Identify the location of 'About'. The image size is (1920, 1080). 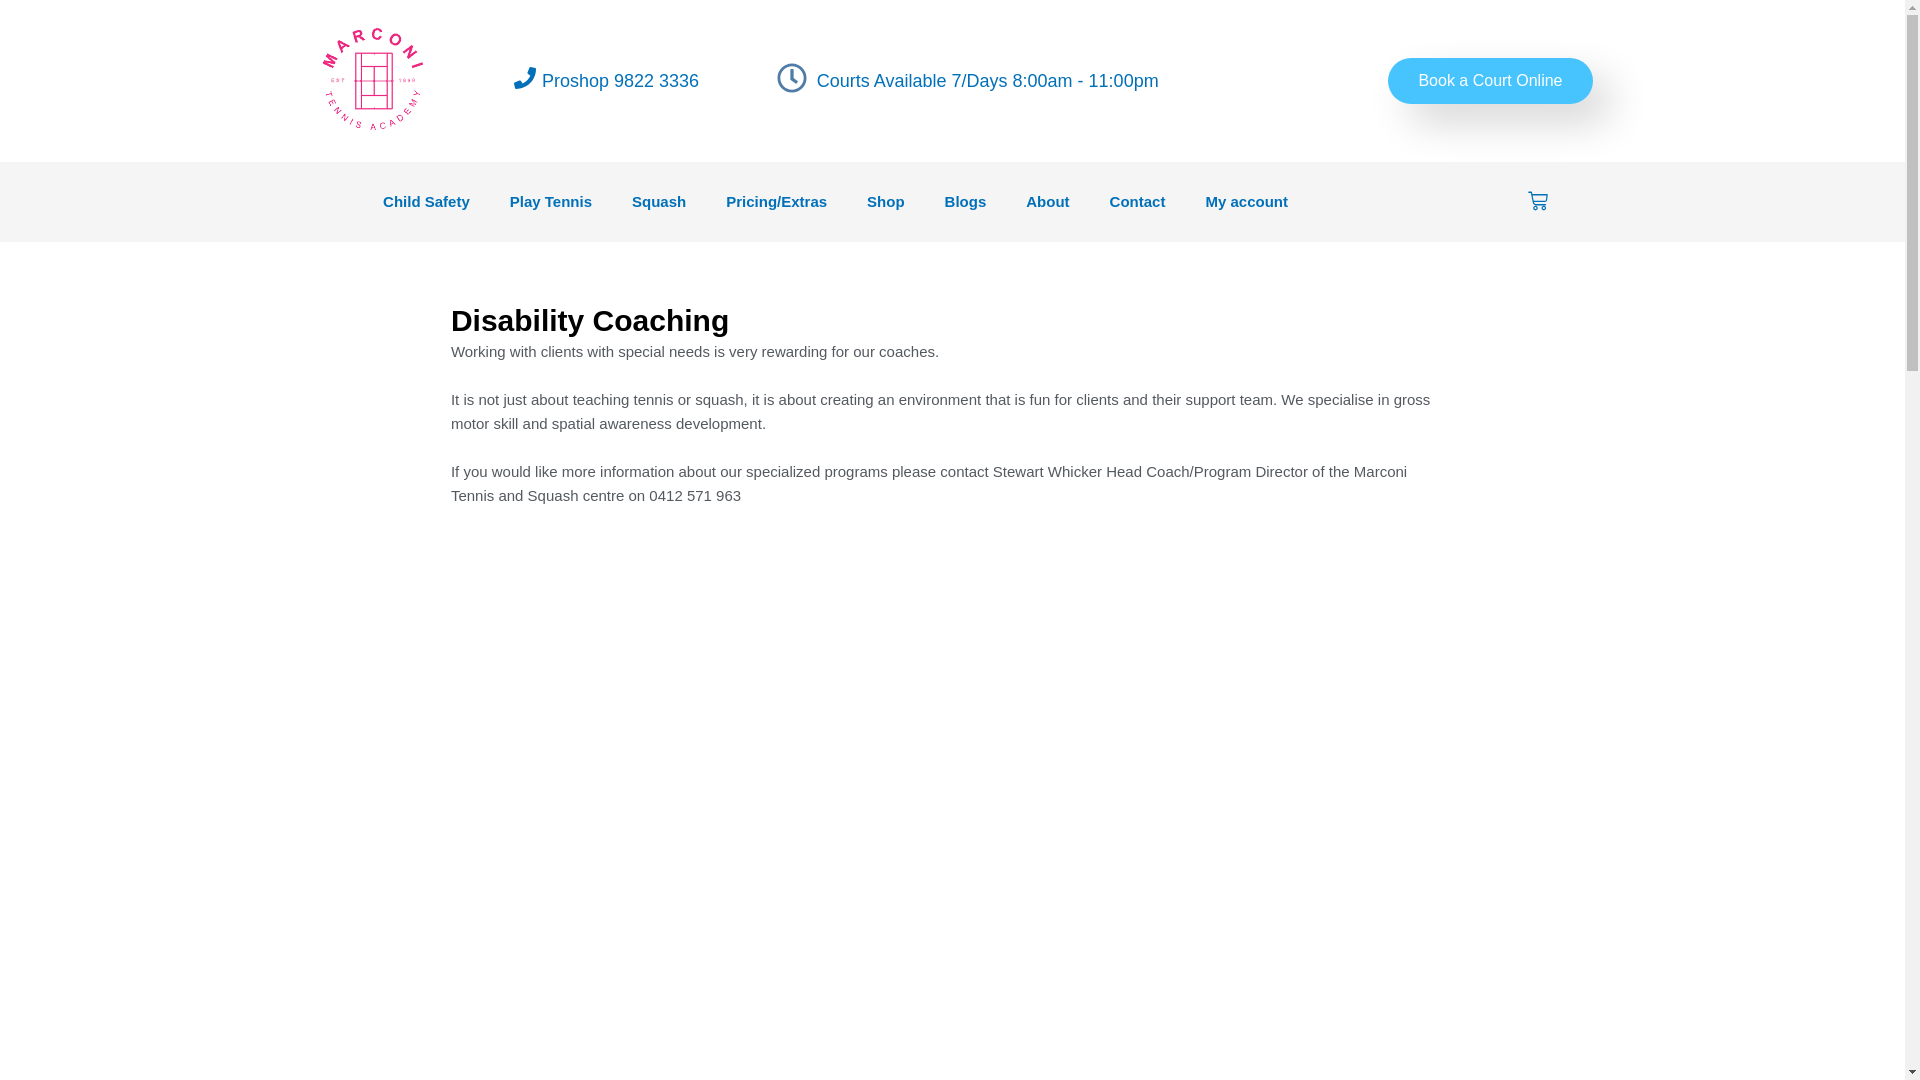
(1046, 201).